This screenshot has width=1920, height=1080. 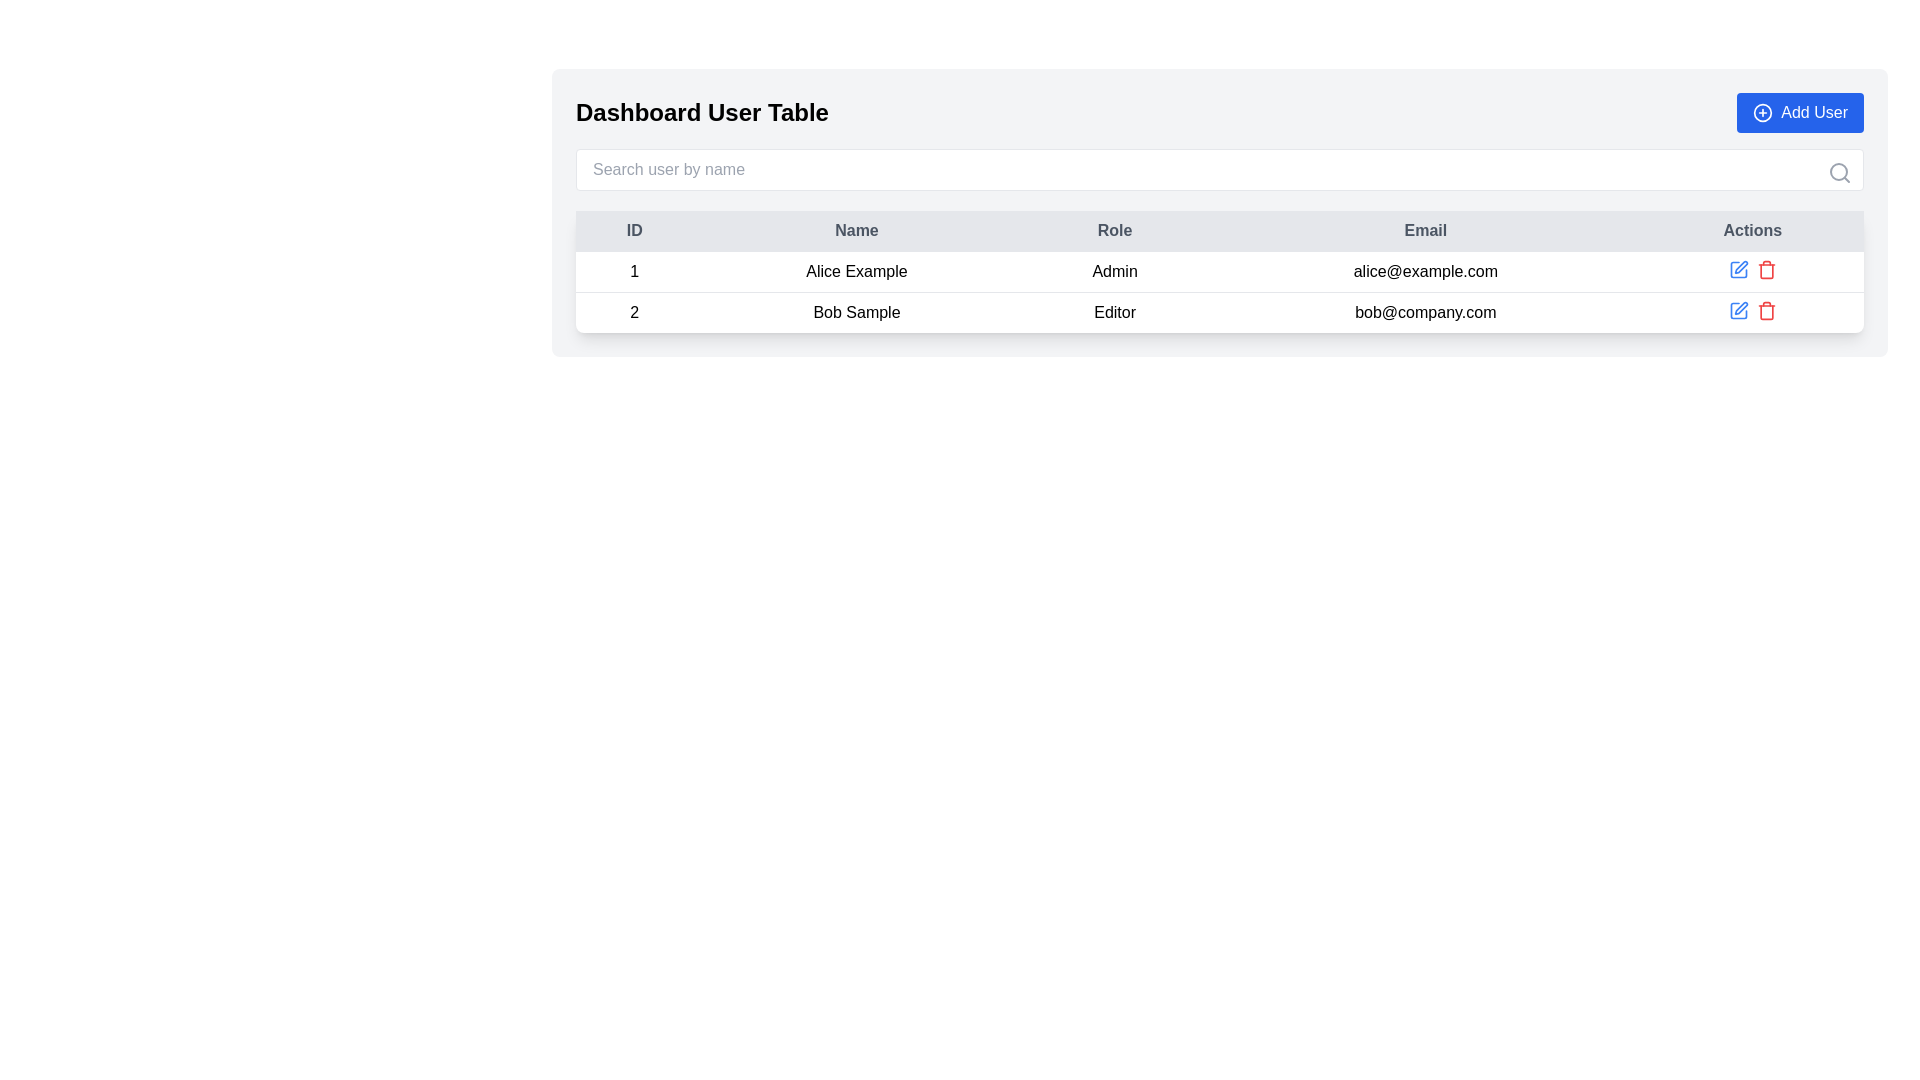 What do you see at coordinates (633, 312) in the screenshot?
I see `the text display element showing '2' in bold, located in the ID column of the second row under the 'Dashboard User Table' heading` at bounding box center [633, 312].